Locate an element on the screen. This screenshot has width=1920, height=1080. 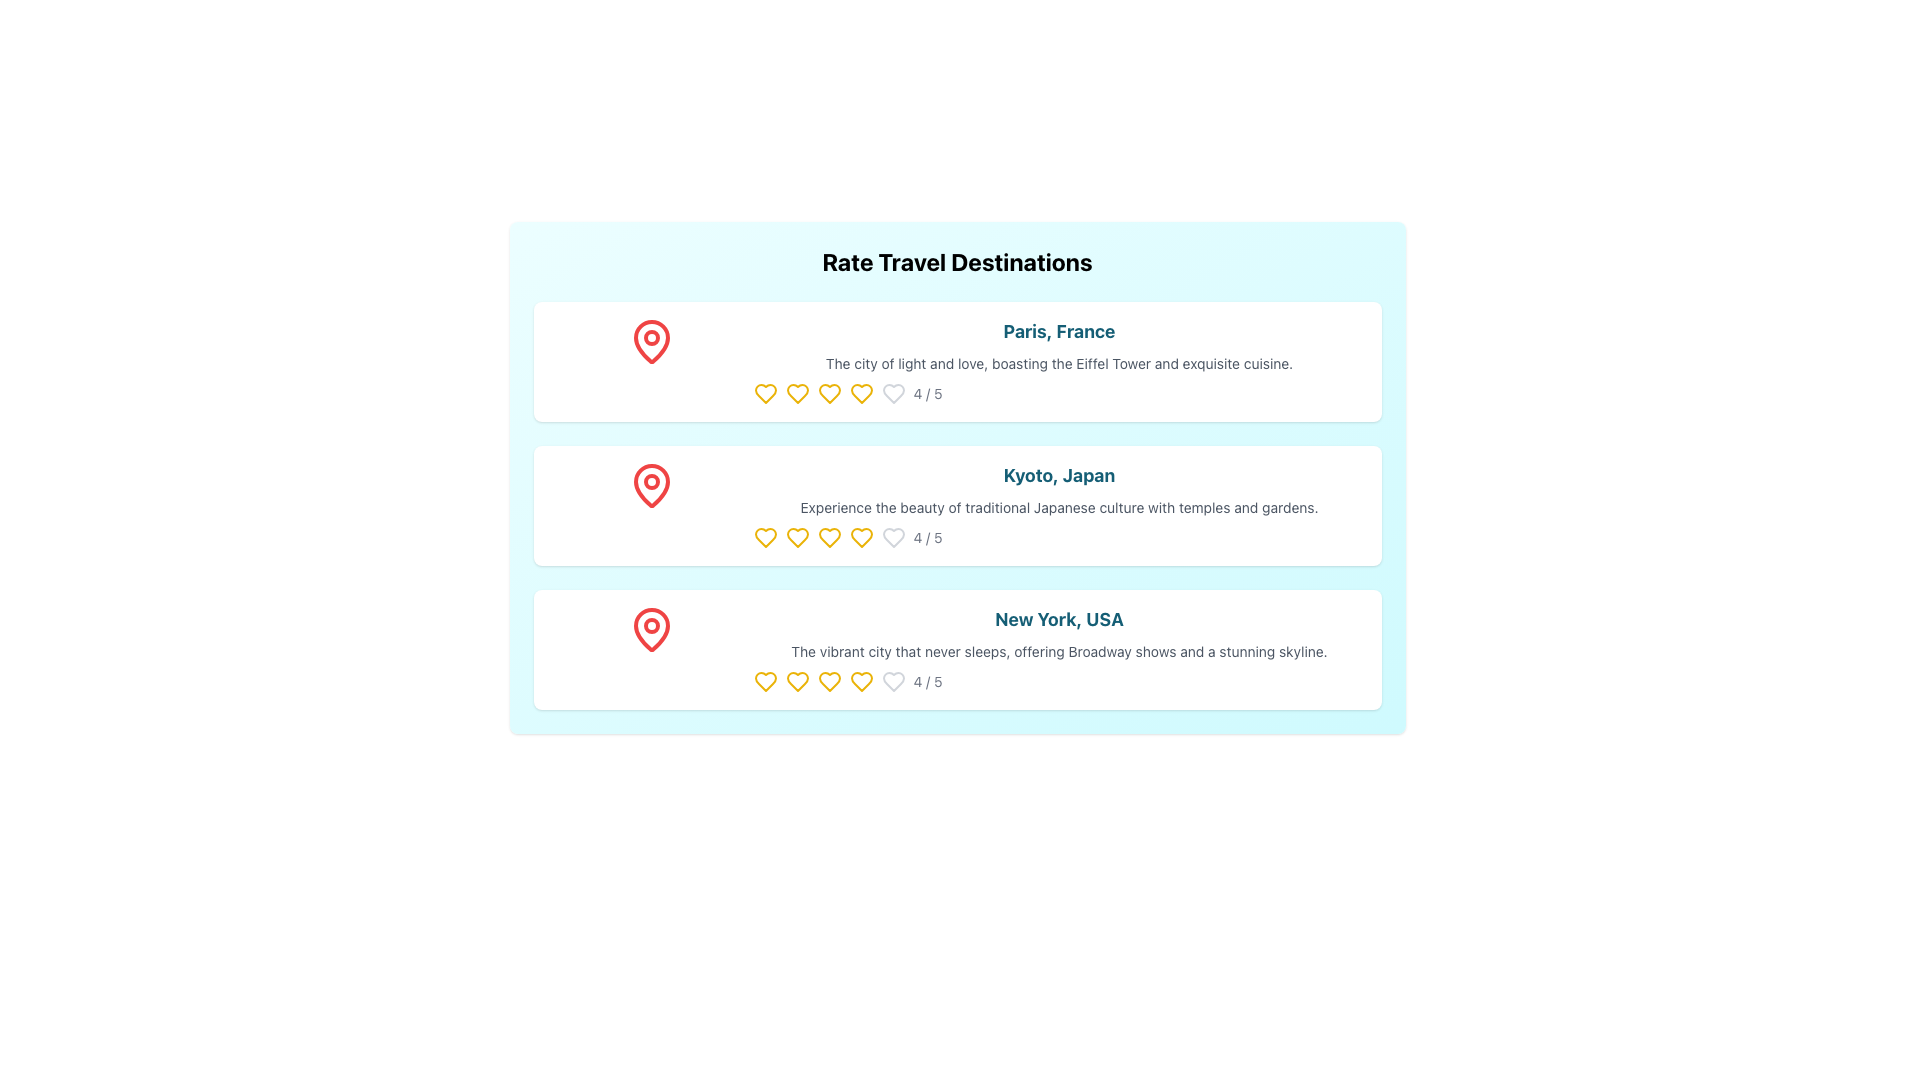
the heart-shaped icon with a solid yellow filling located in the third row of the travel destination list, specifically the second icon from the left in the rating section is located at coordinates (796, 681).